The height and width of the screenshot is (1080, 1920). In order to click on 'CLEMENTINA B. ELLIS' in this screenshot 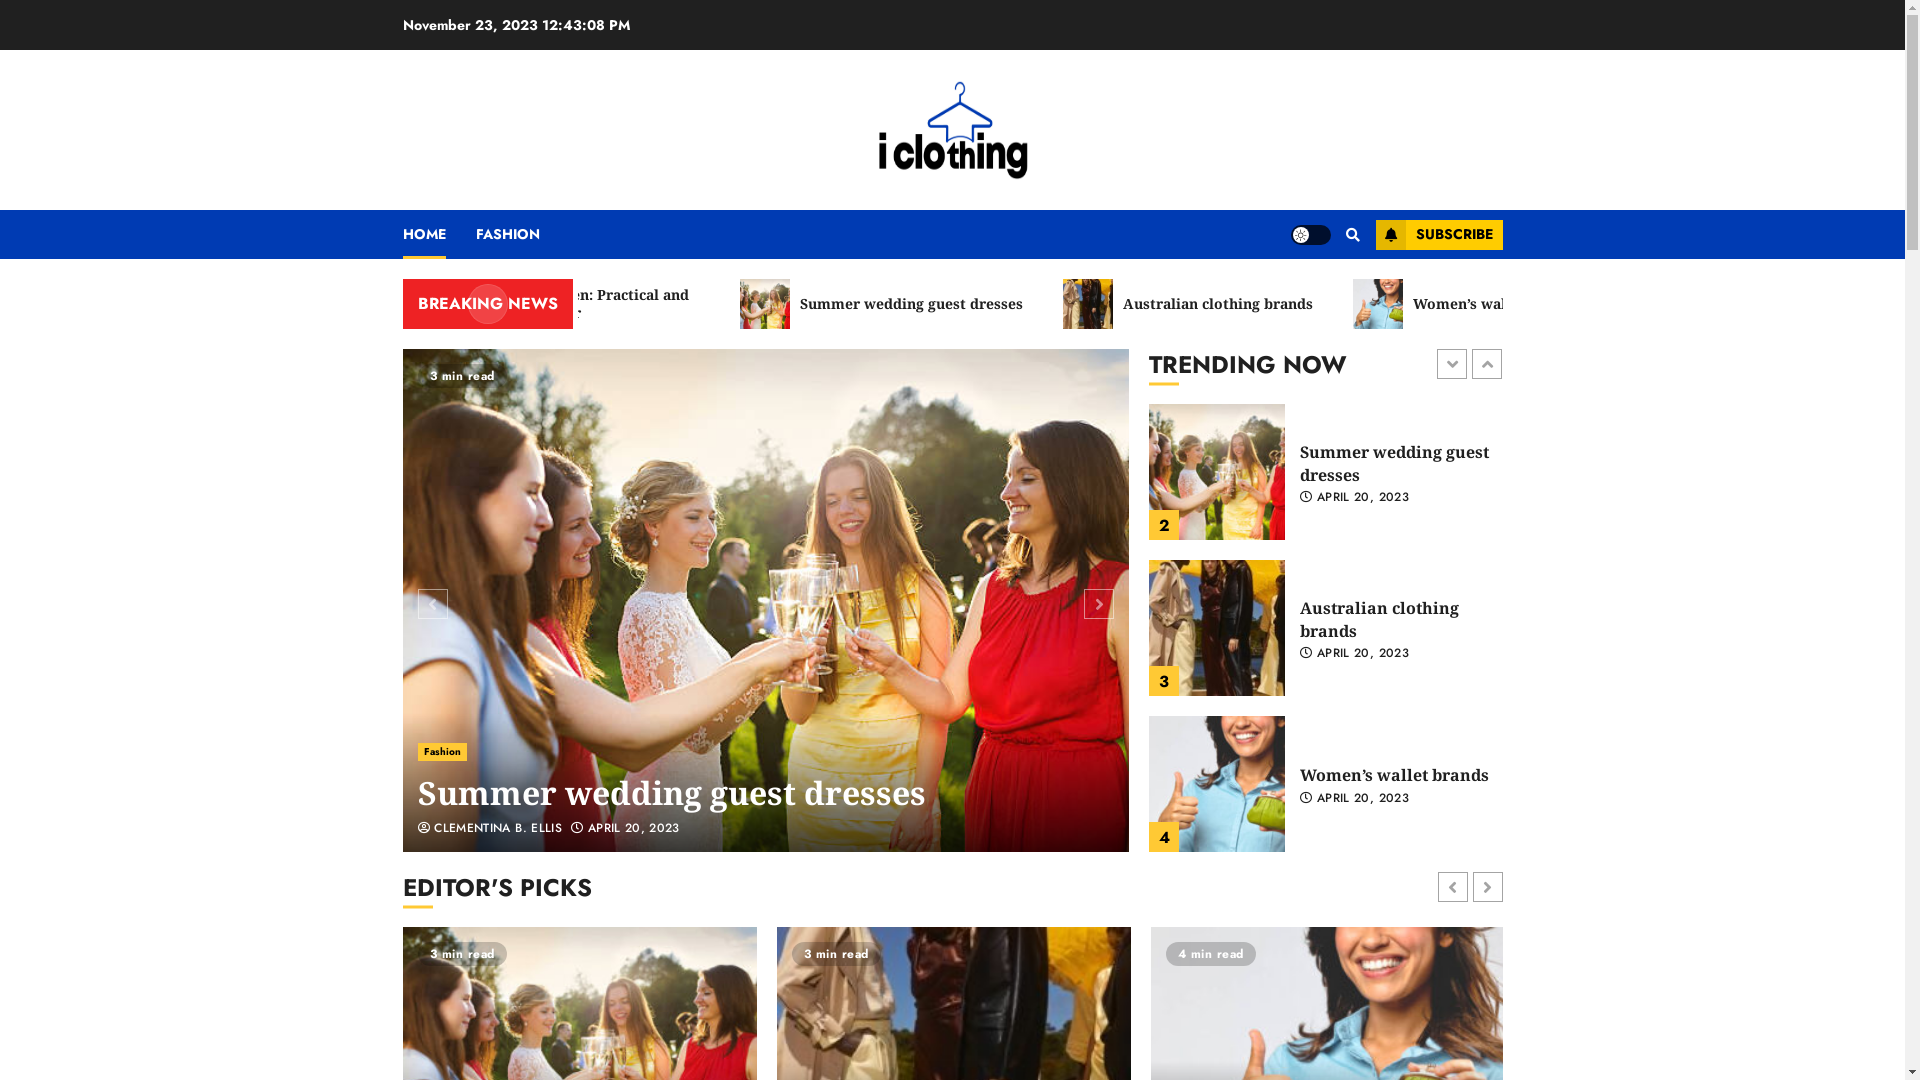, I will do `click(490, 829)`.